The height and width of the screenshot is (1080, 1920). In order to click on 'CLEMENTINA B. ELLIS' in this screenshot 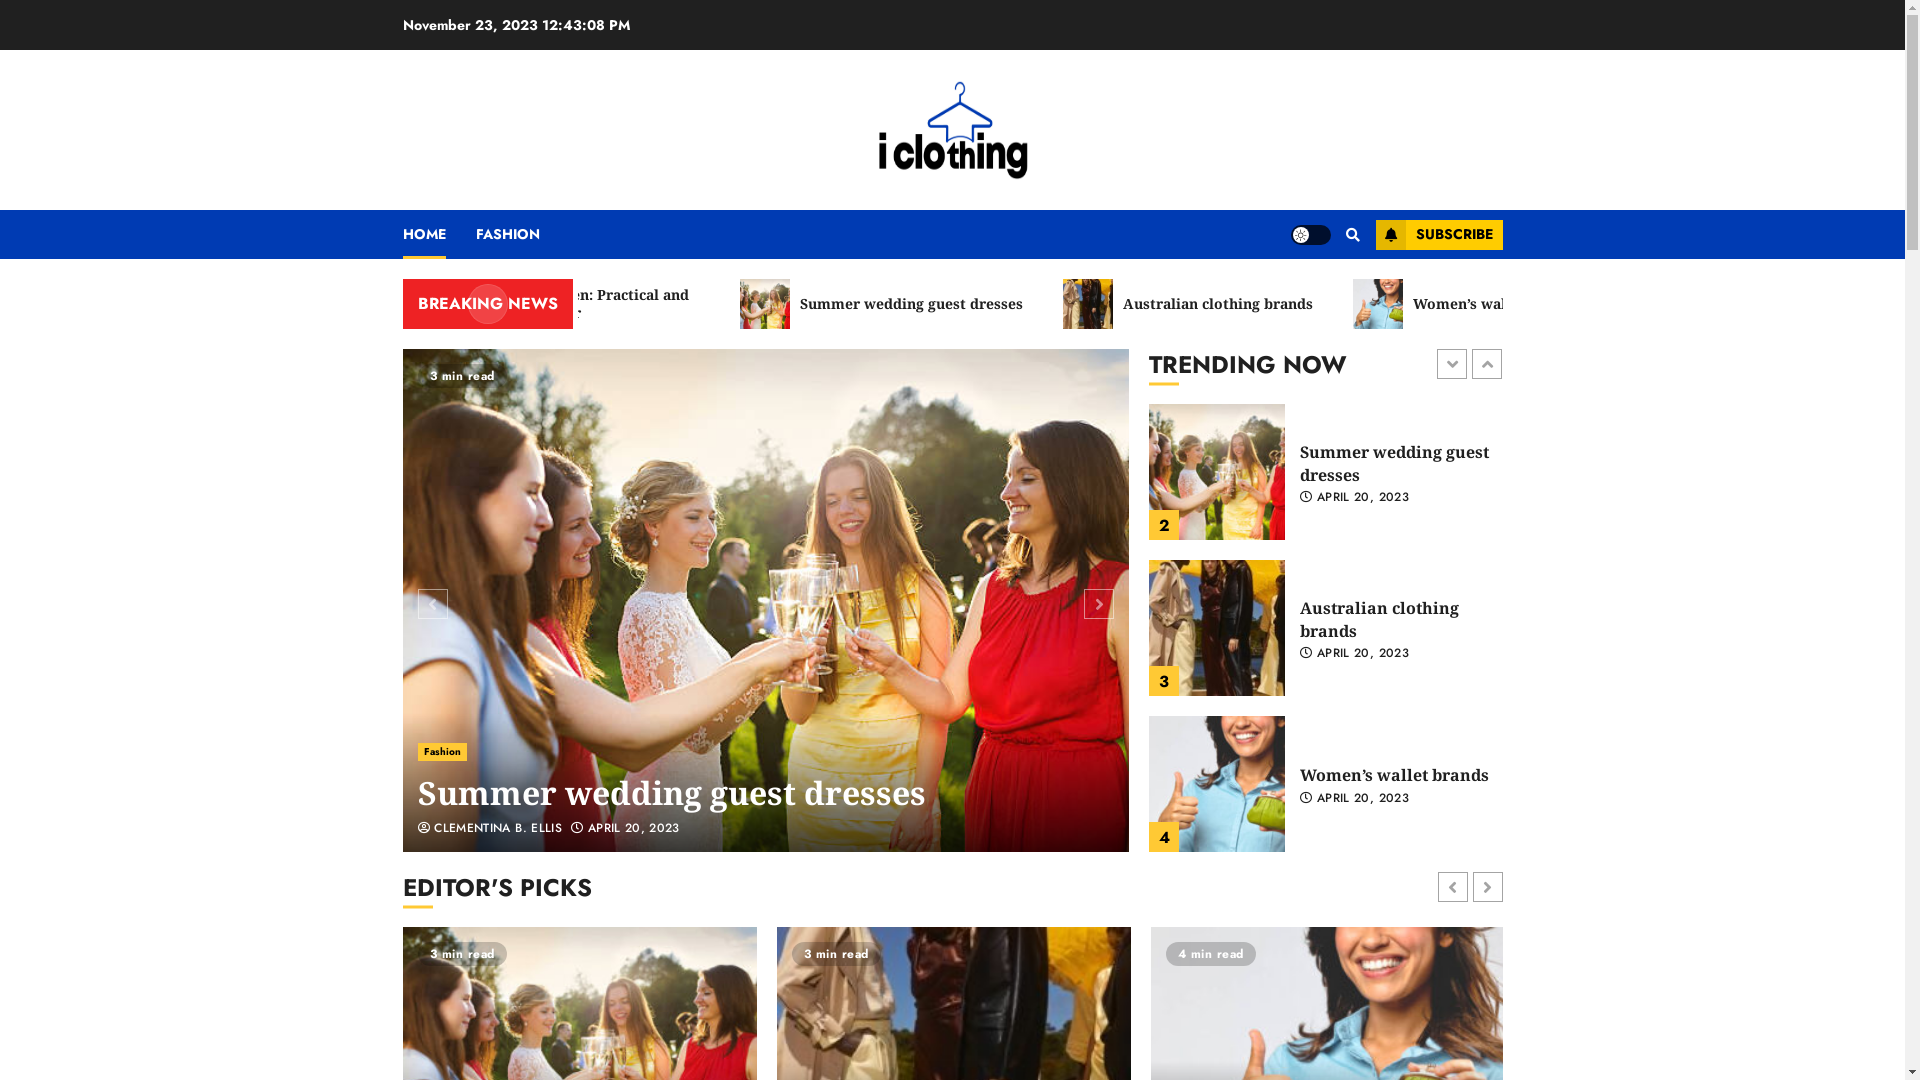, I will do `click(490, 829)`.